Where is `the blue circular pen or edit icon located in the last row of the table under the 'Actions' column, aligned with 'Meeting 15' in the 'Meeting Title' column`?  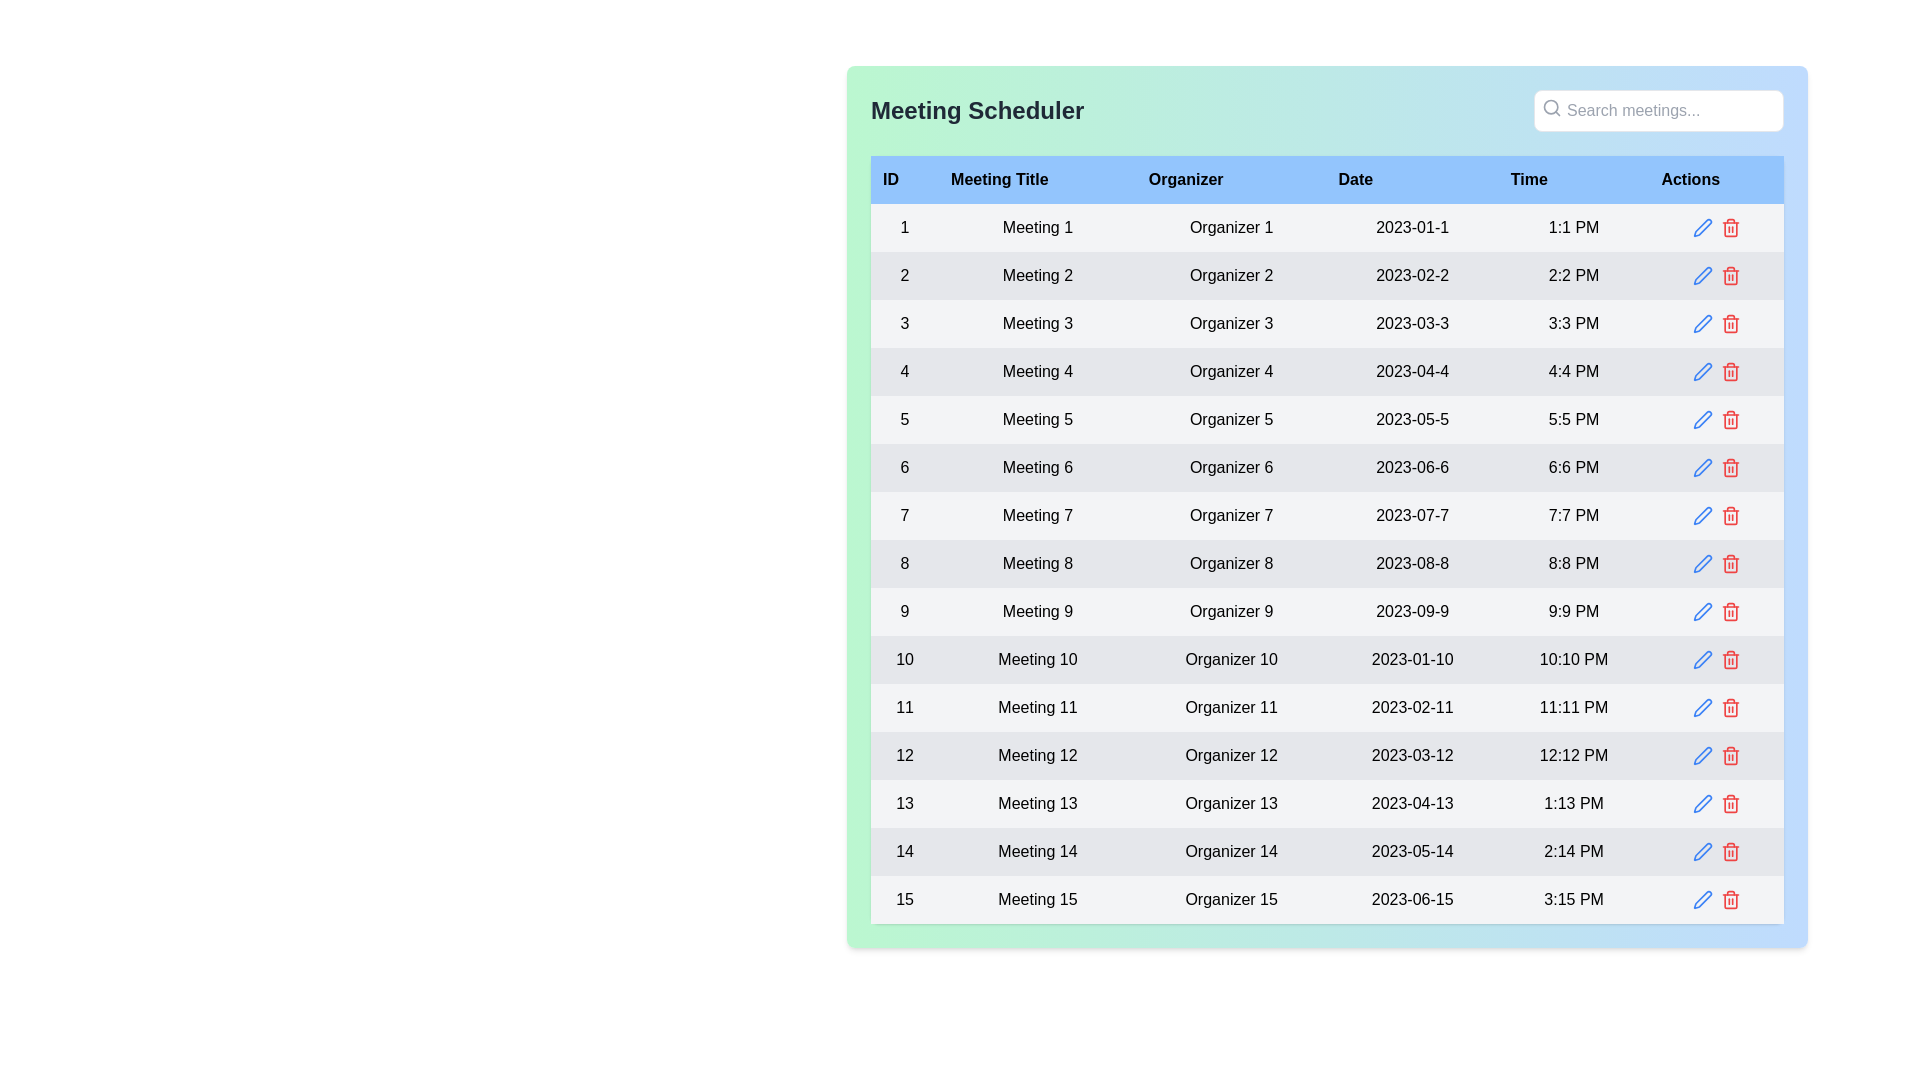
the blue circular pen or edit icon located in the last row of the table under the 'Actions' column, aligned with 'Meeting 15' in the 'Meeting Title' column is located at coordinates (1701, 852).